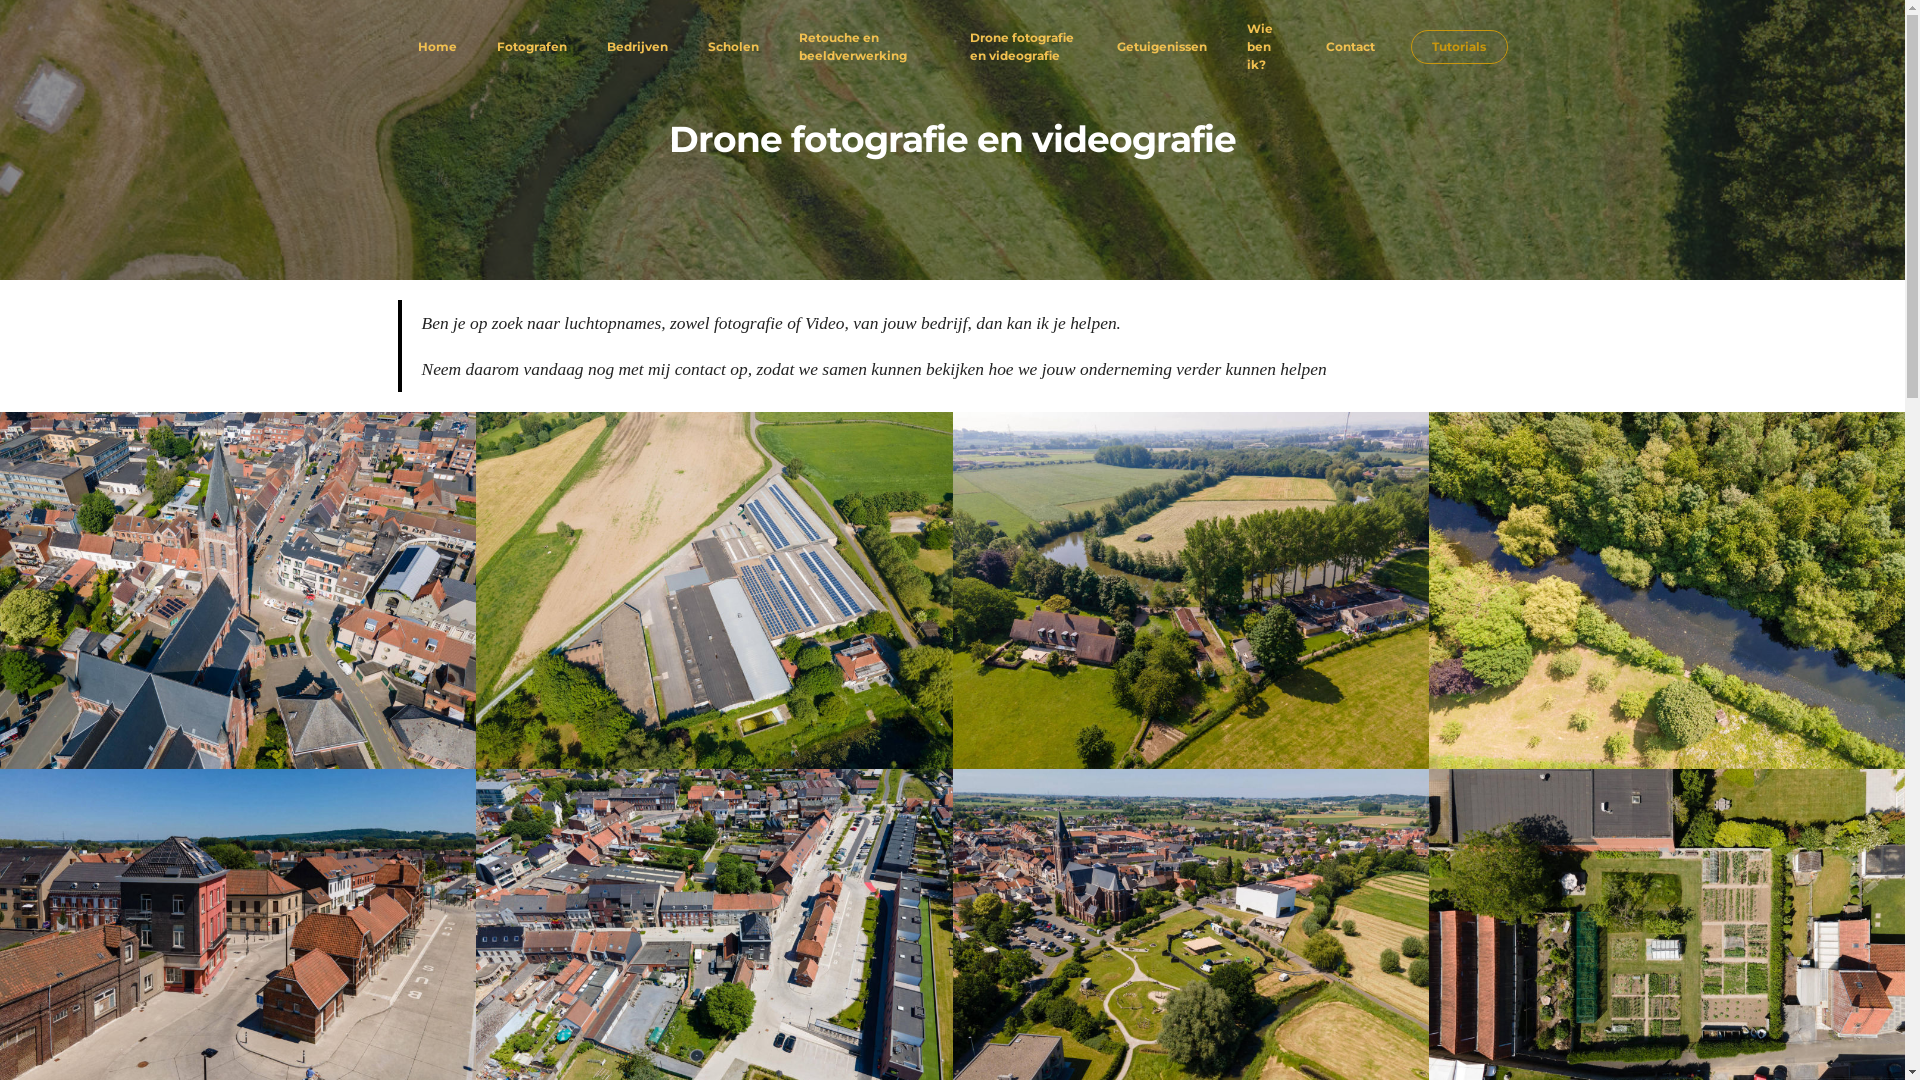 The image size is (1920, 1080). Describe the element at coordinates (436, 45) in the screenshot. I see `'Home'` at that location.